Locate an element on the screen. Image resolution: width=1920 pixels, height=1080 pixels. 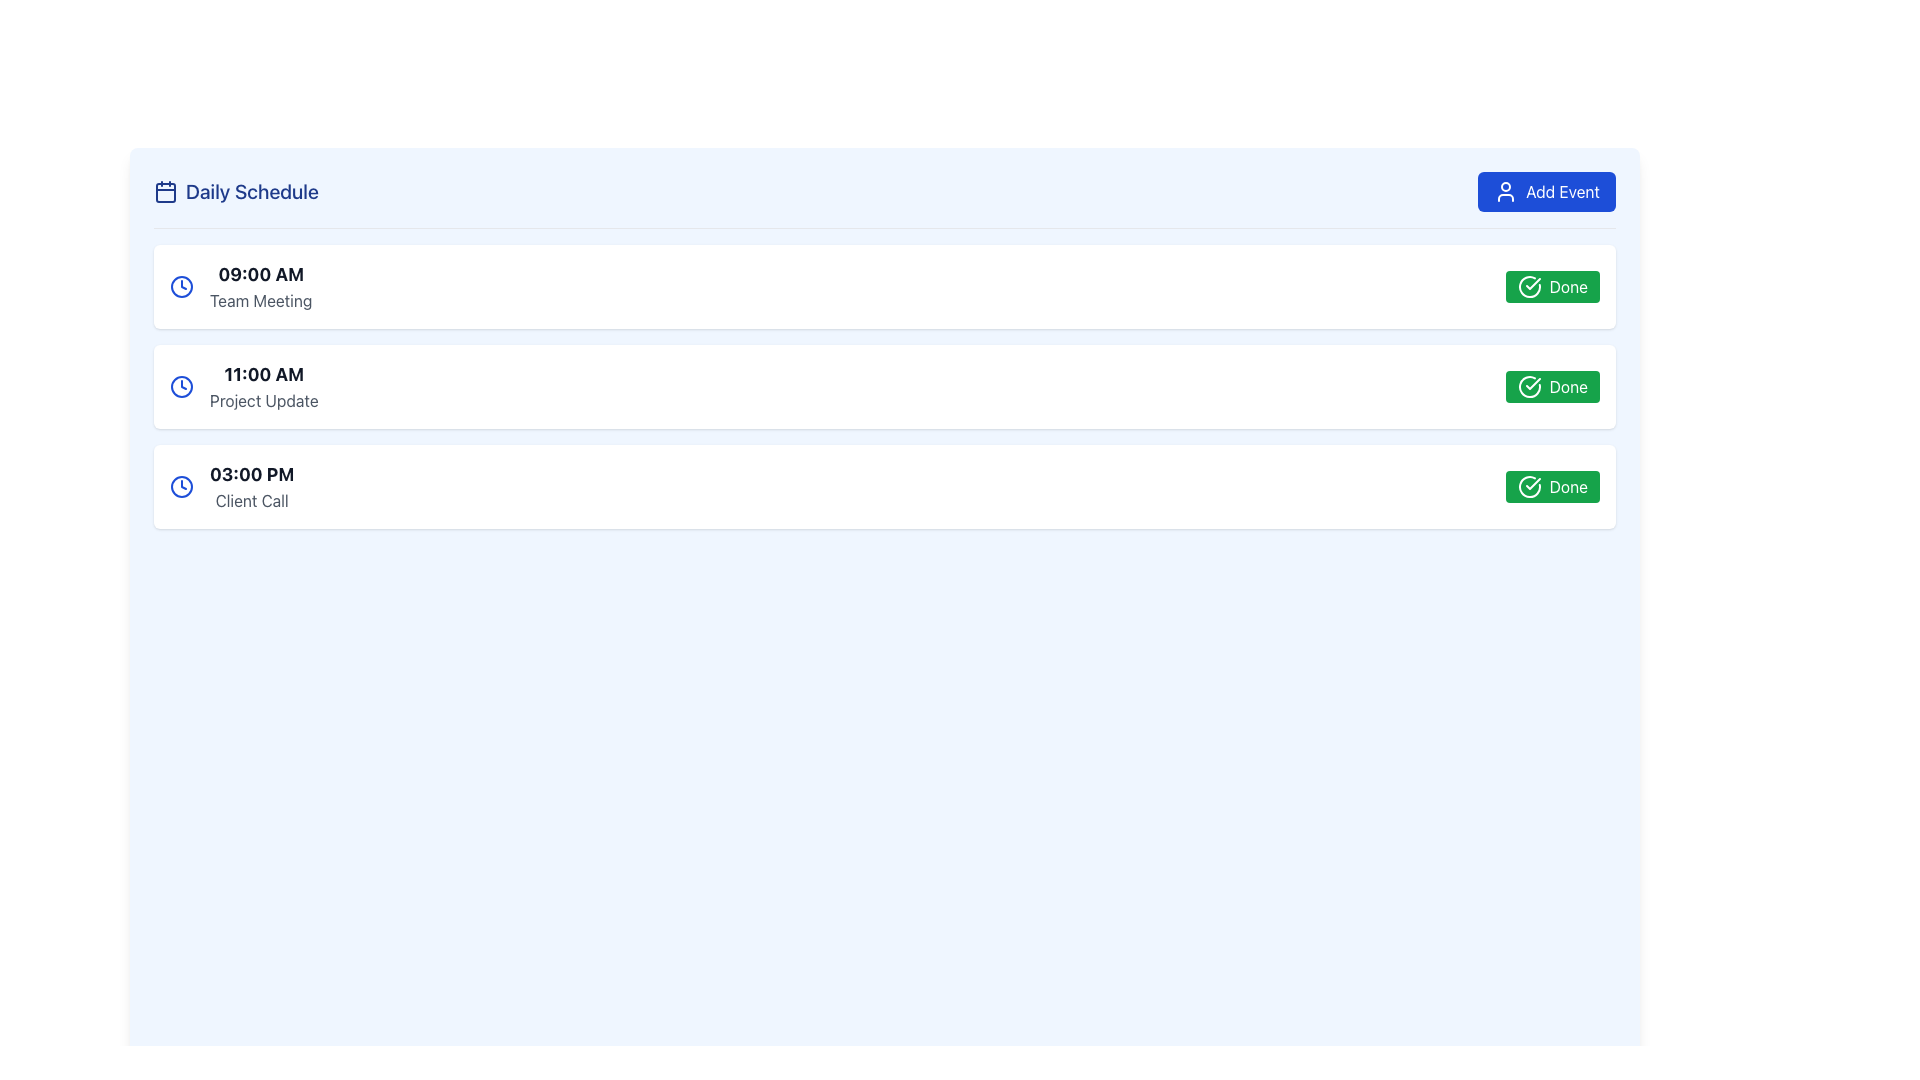
the 'Client Call' text label, which is styled in gray and positioned below the '03:00 PM' label in the schedule list is located at coordinates (251, 500).